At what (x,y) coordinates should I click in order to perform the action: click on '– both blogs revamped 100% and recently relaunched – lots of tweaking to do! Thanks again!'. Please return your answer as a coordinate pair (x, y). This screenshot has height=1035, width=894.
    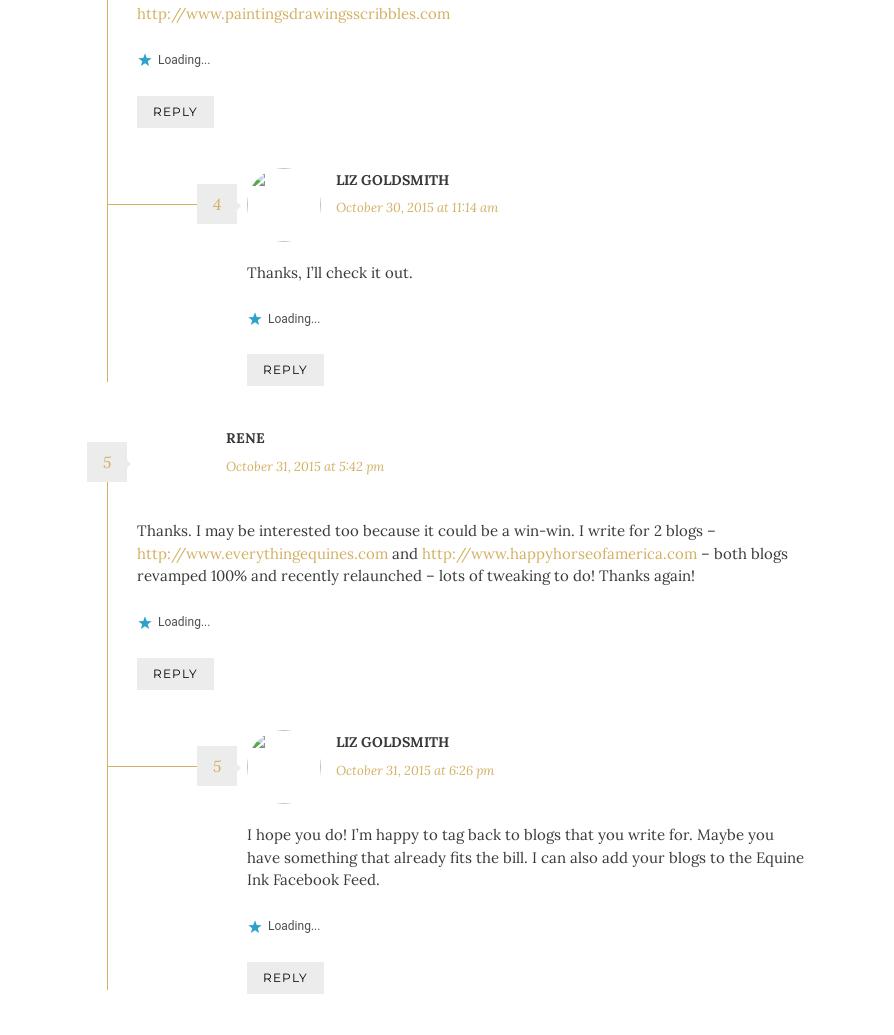
    Looking at the image, I should click on (462, 593).